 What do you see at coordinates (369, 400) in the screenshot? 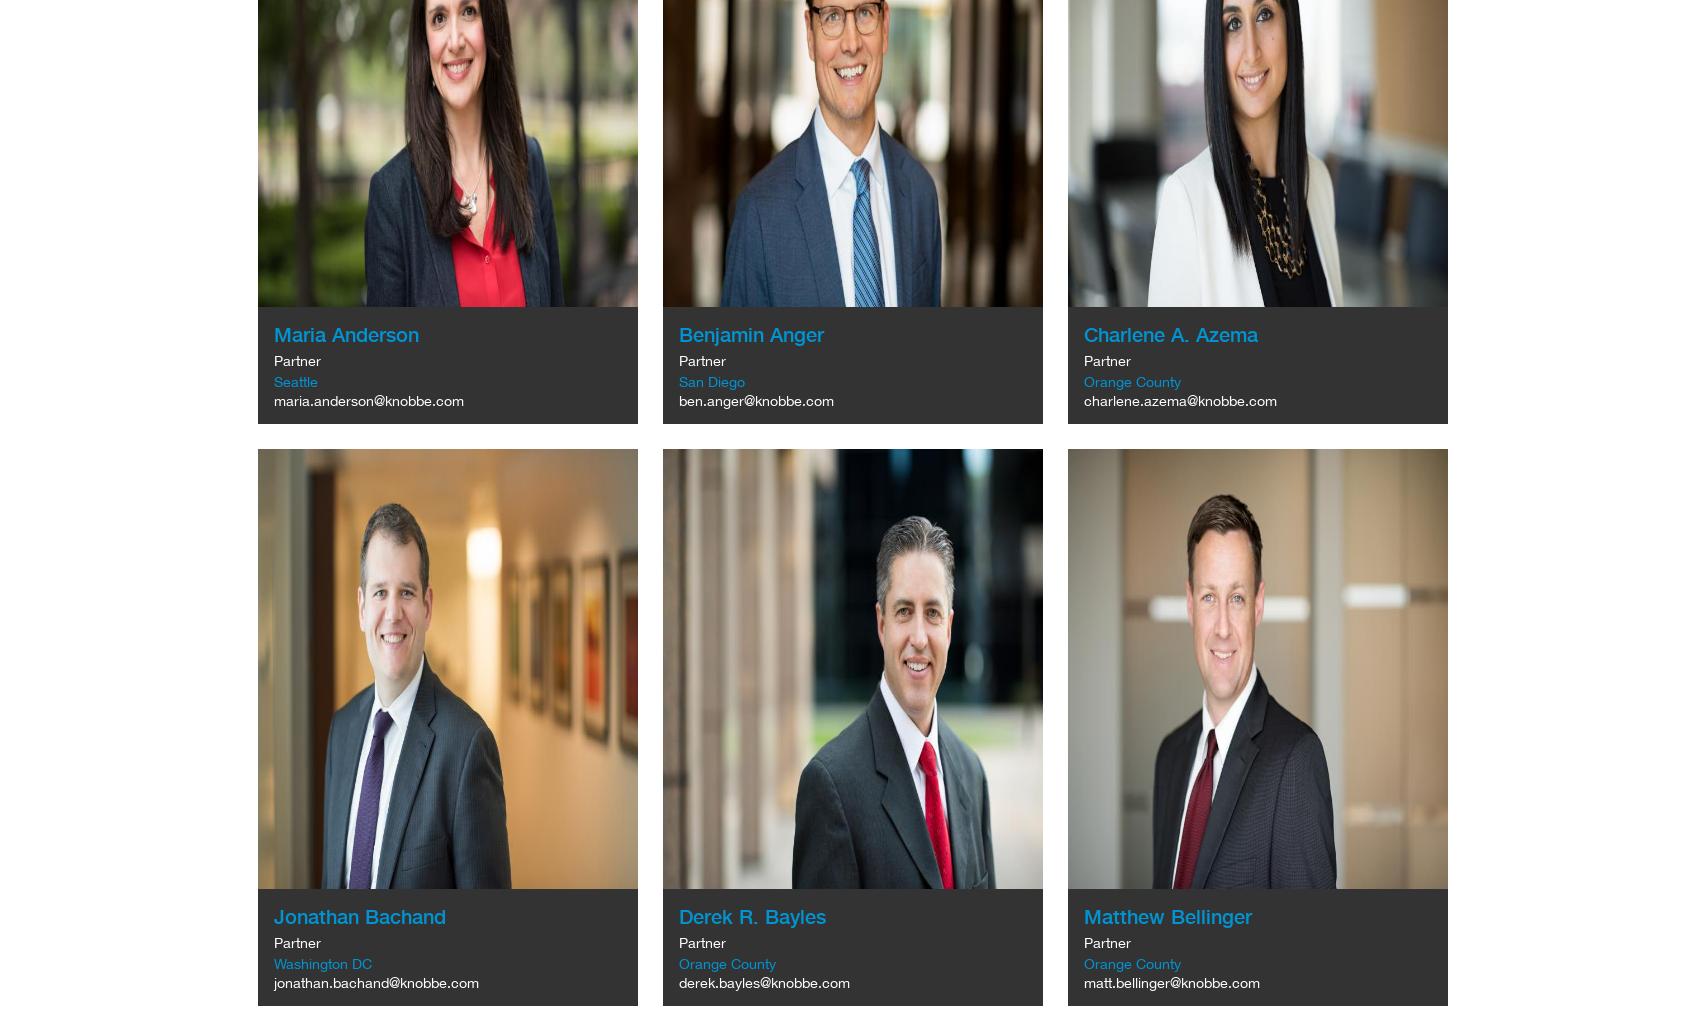
I see `'maria.anderson@knobbe.com'` at bounding box center [369, 400].